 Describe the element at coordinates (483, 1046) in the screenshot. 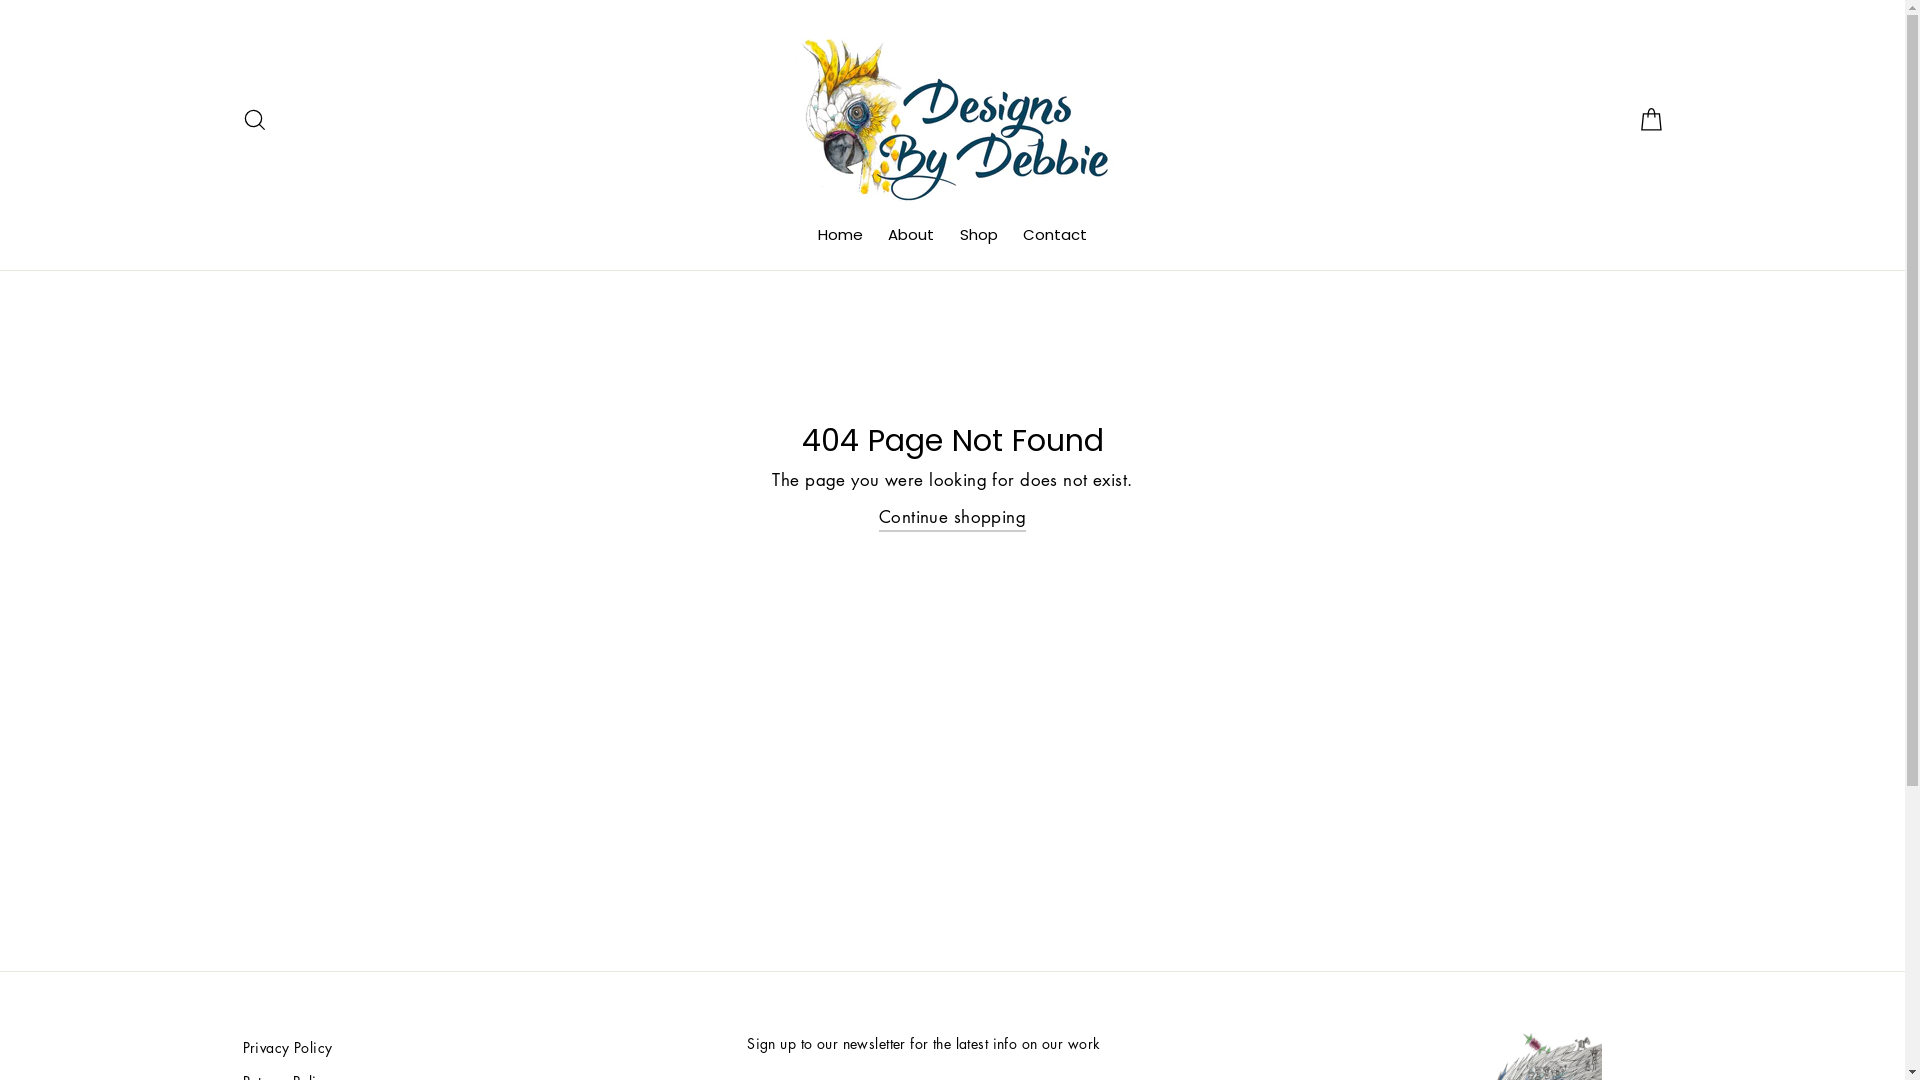

I see `'Privacy Policy'` at that location.